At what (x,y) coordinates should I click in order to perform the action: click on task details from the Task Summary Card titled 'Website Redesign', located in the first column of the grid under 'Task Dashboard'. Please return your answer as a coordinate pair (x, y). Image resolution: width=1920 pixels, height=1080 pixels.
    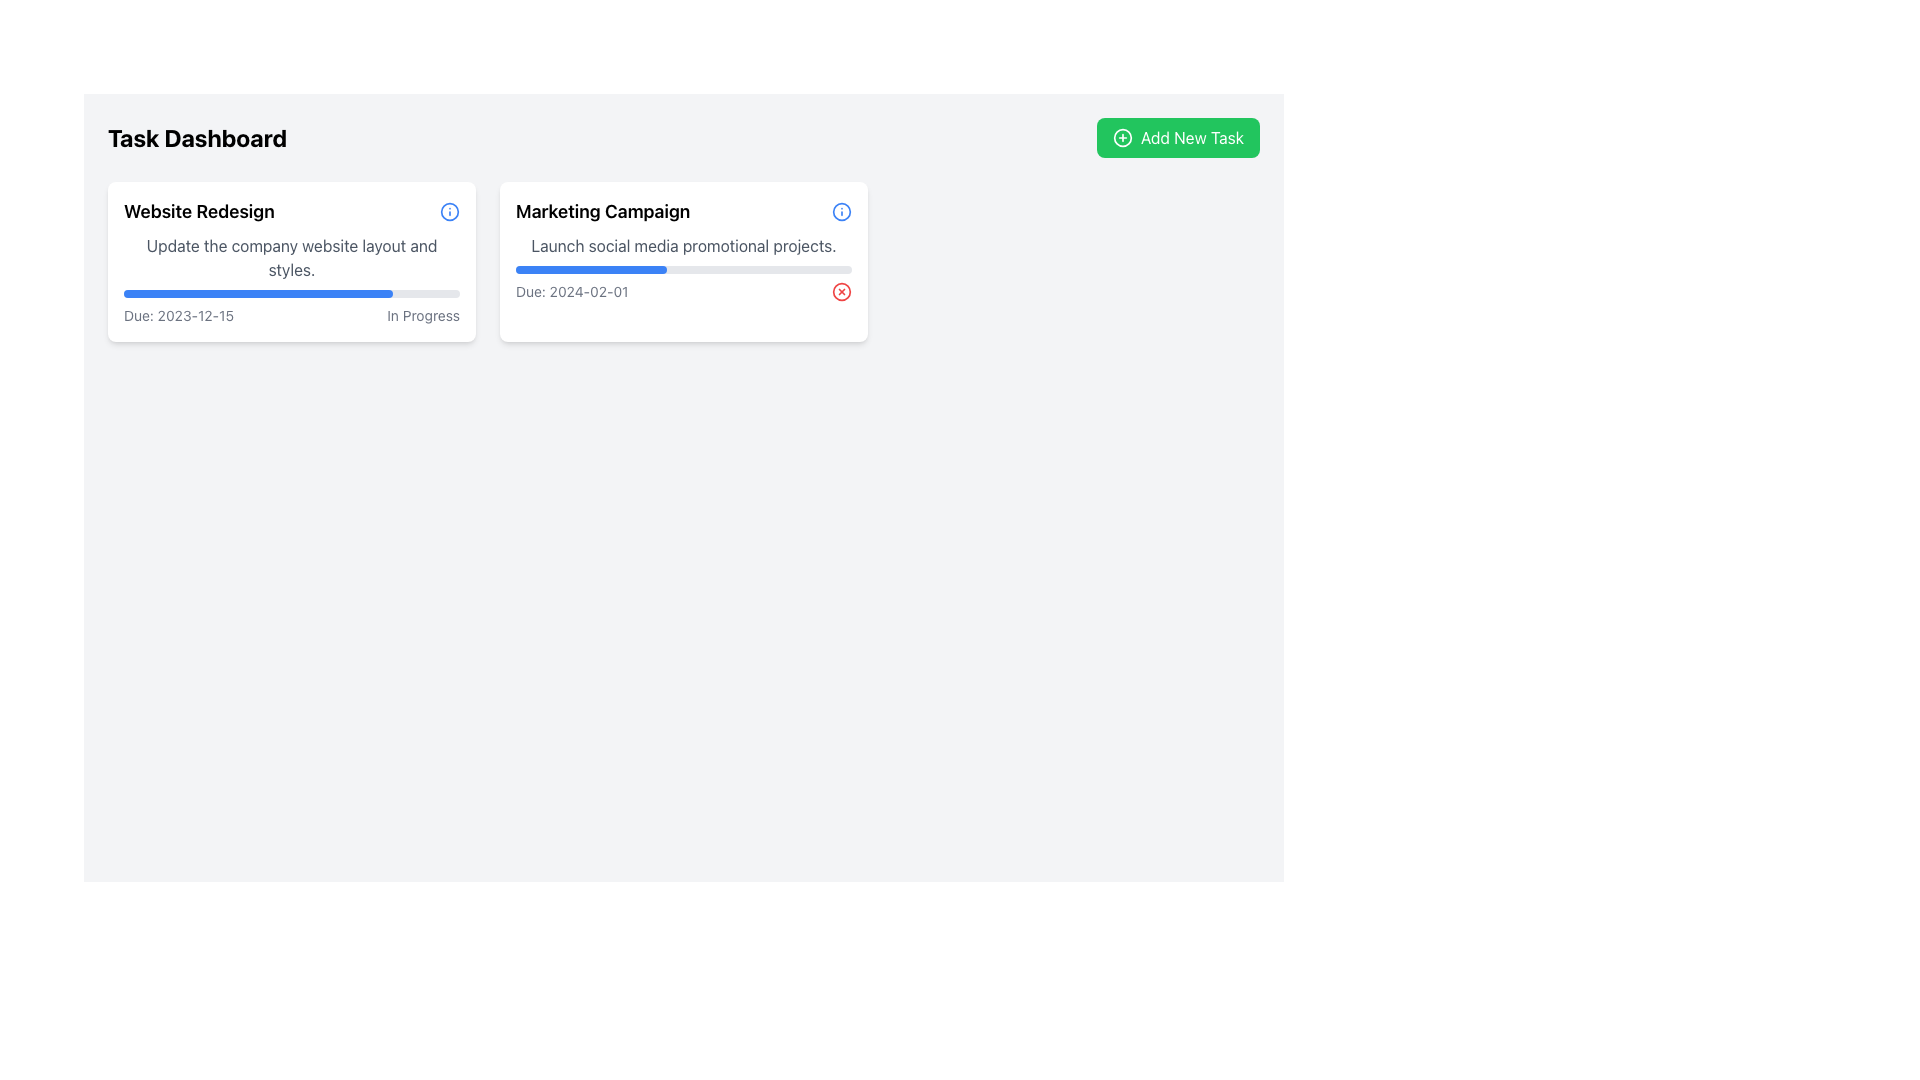
    Looking at the image, I should click on (291, 261).